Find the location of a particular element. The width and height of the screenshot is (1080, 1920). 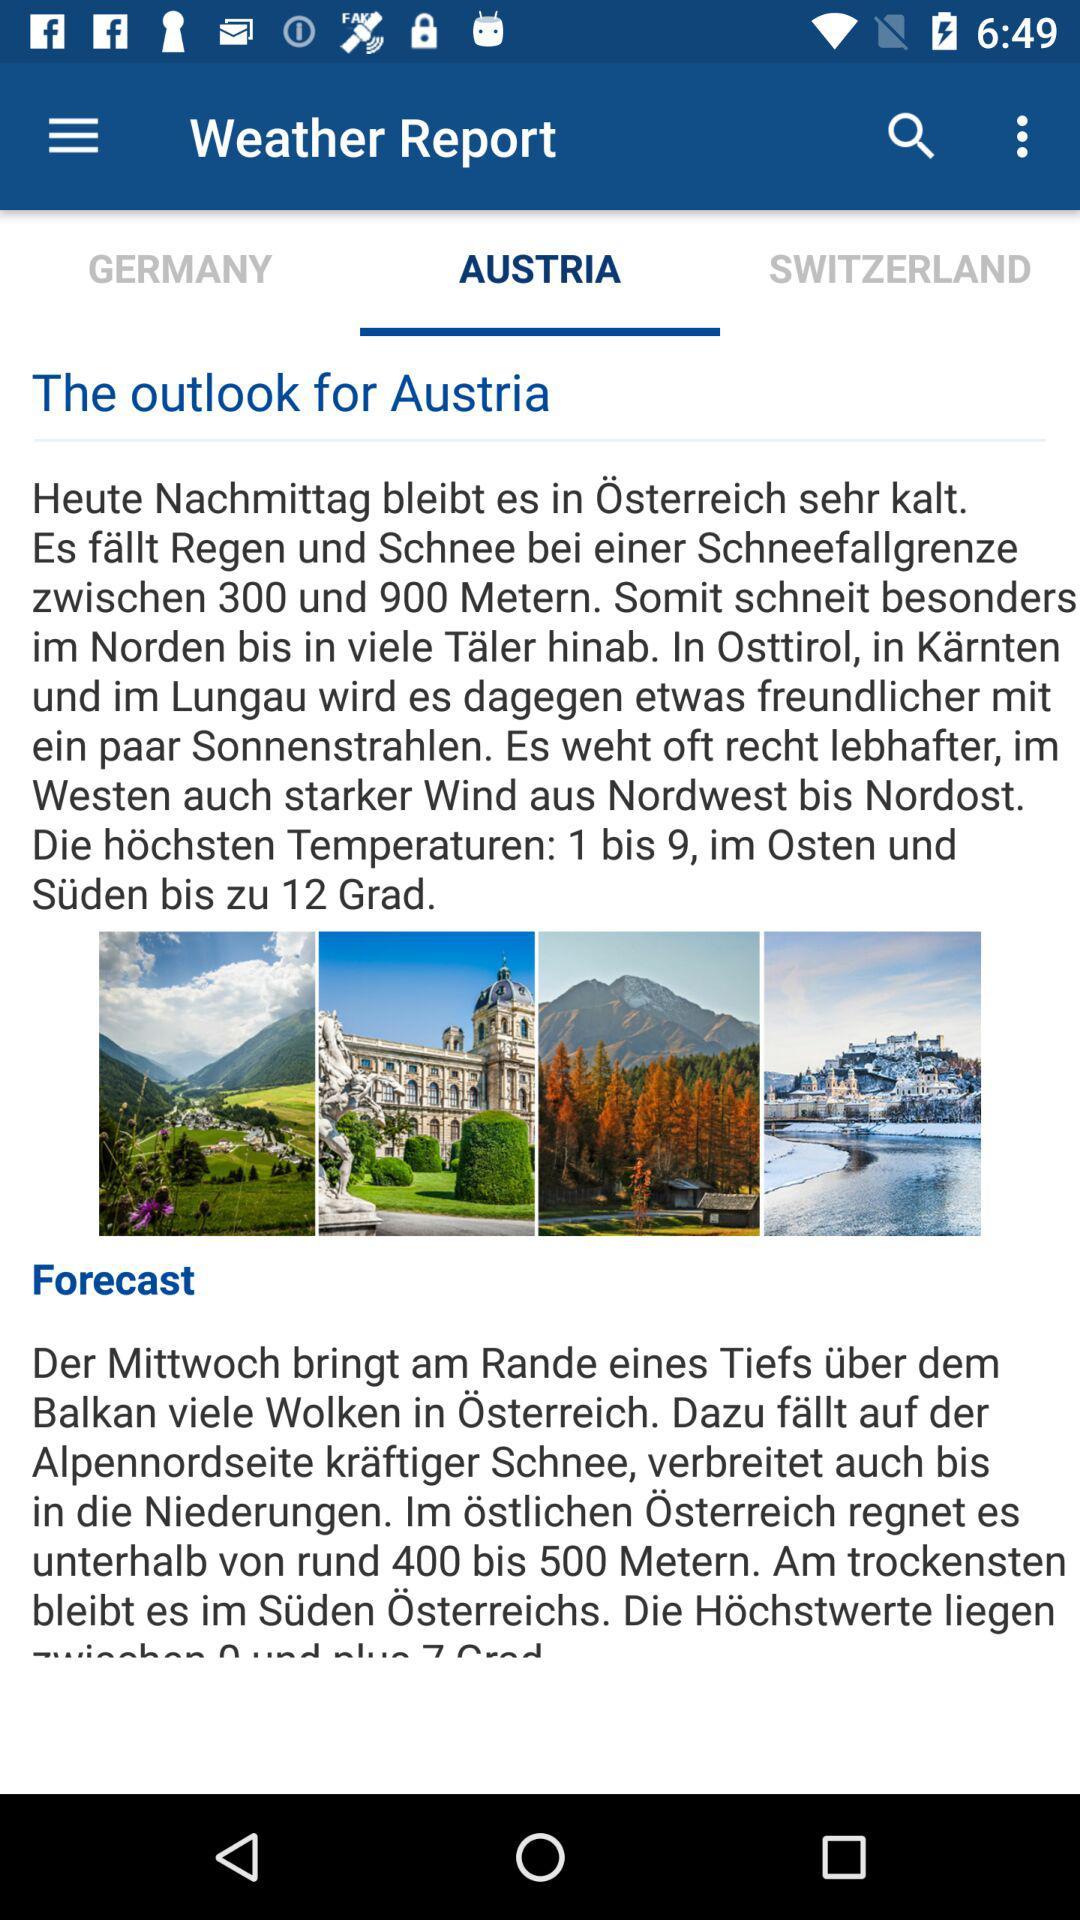

the item above the switzerland is located at coordinates (1027, 135).